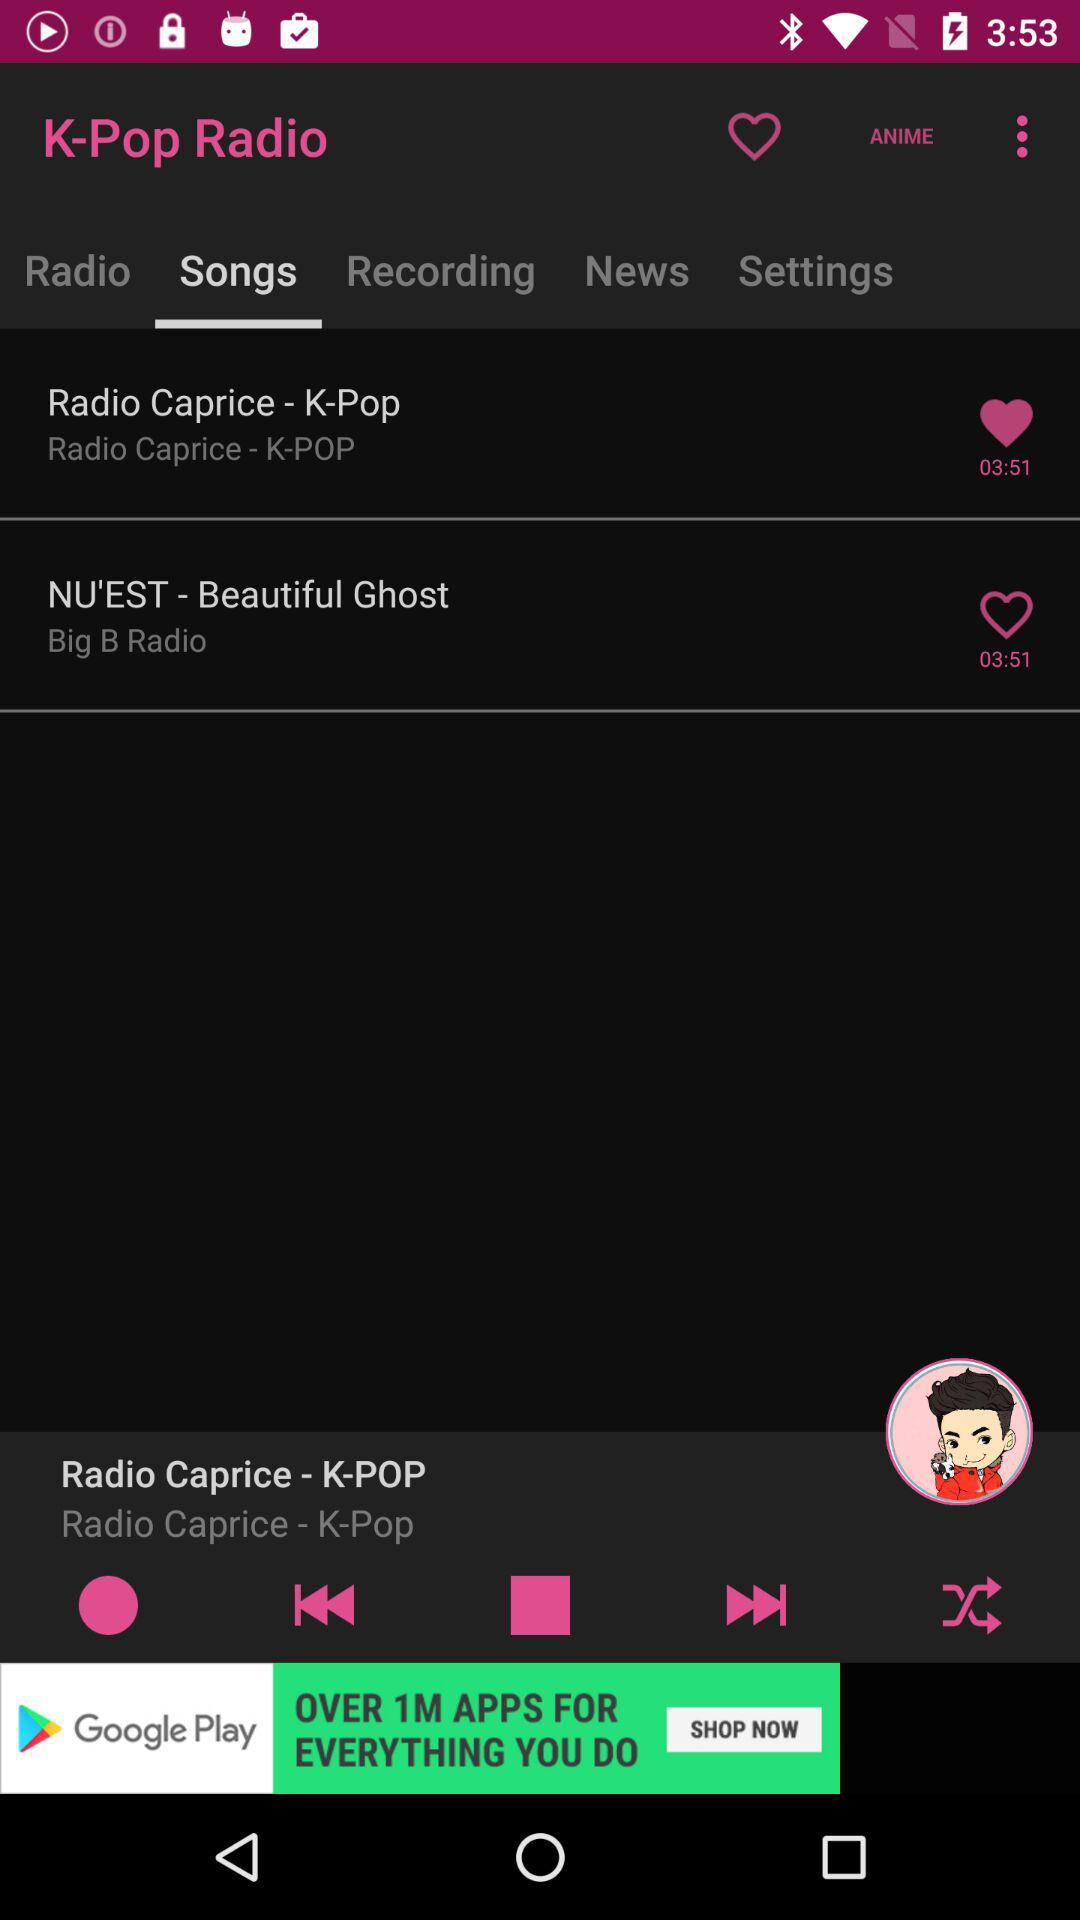 The image size is (1080, 1920). I want to click on share the article, so click(540, 1727).